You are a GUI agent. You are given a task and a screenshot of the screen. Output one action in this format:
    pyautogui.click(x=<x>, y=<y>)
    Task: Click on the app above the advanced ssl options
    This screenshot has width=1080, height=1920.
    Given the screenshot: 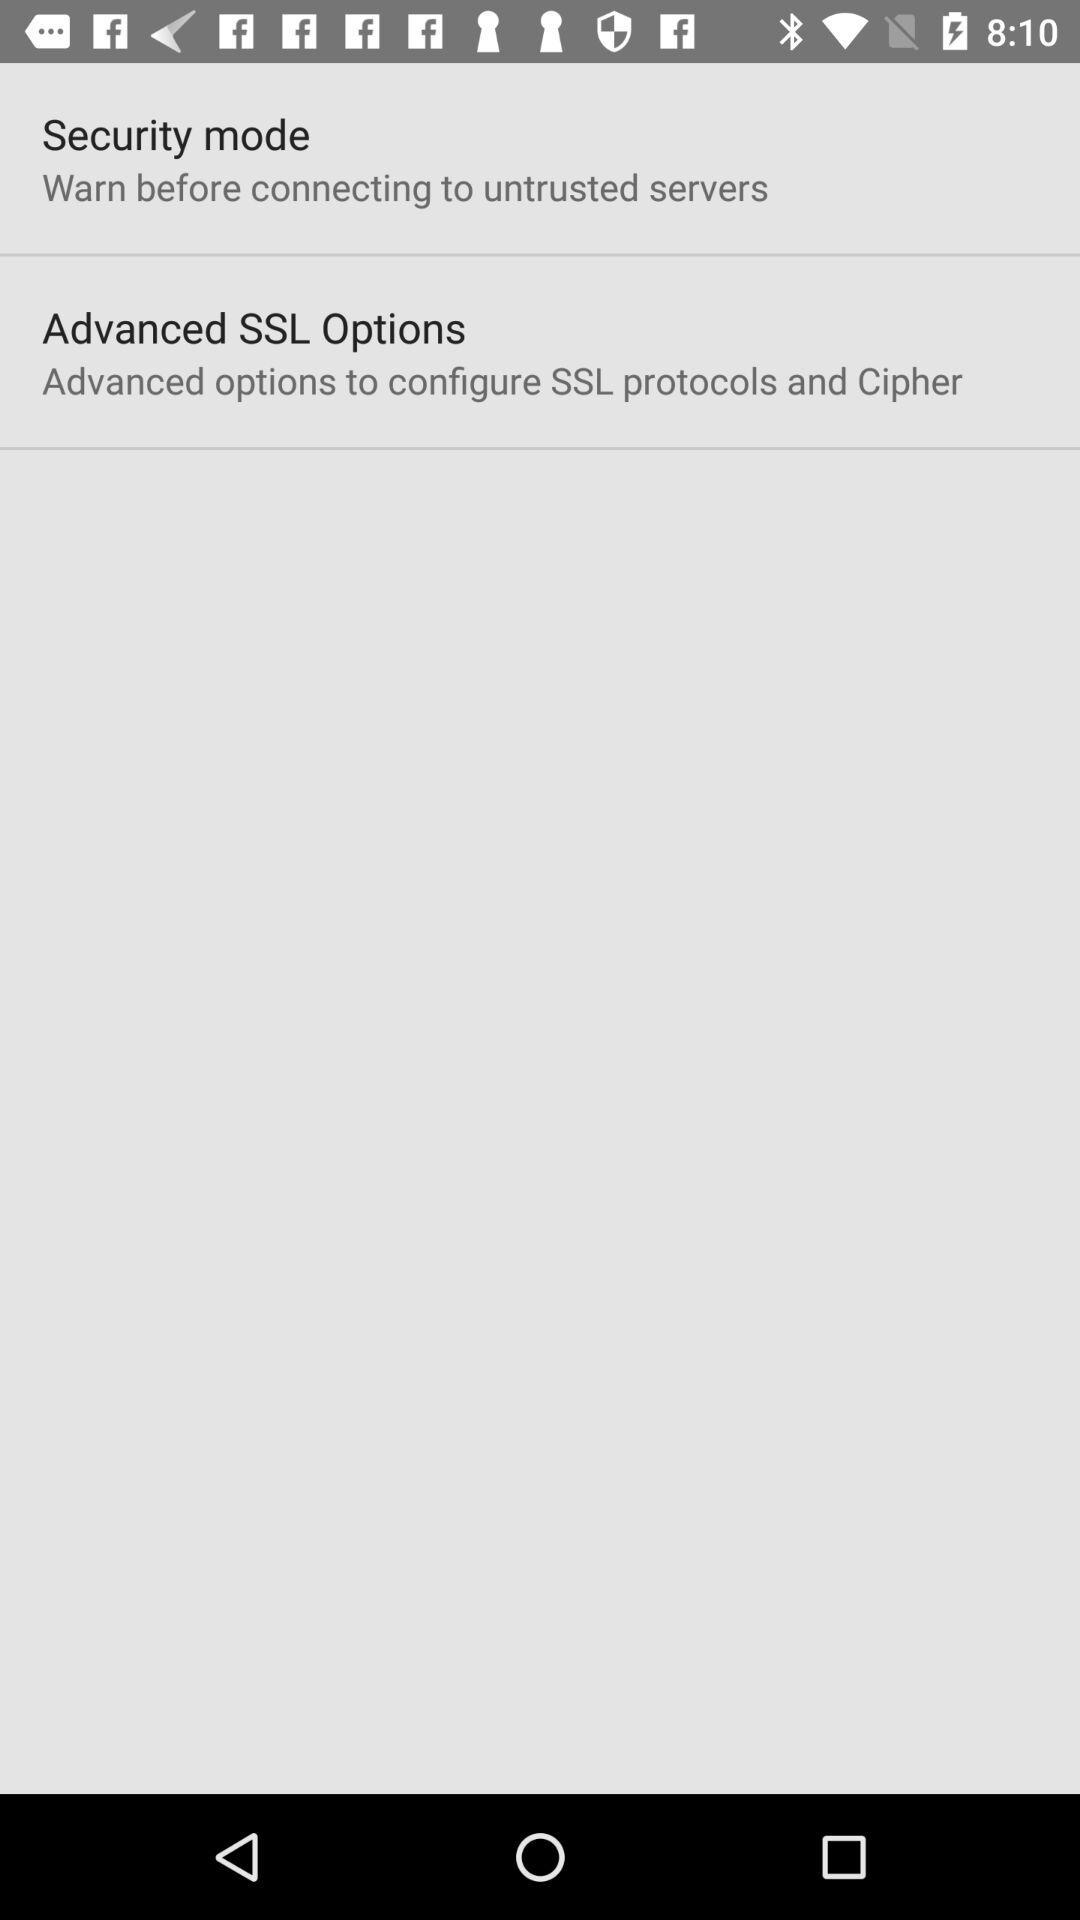 What is the action you would take?
    pyautogui.click(x=405, y=186)
    